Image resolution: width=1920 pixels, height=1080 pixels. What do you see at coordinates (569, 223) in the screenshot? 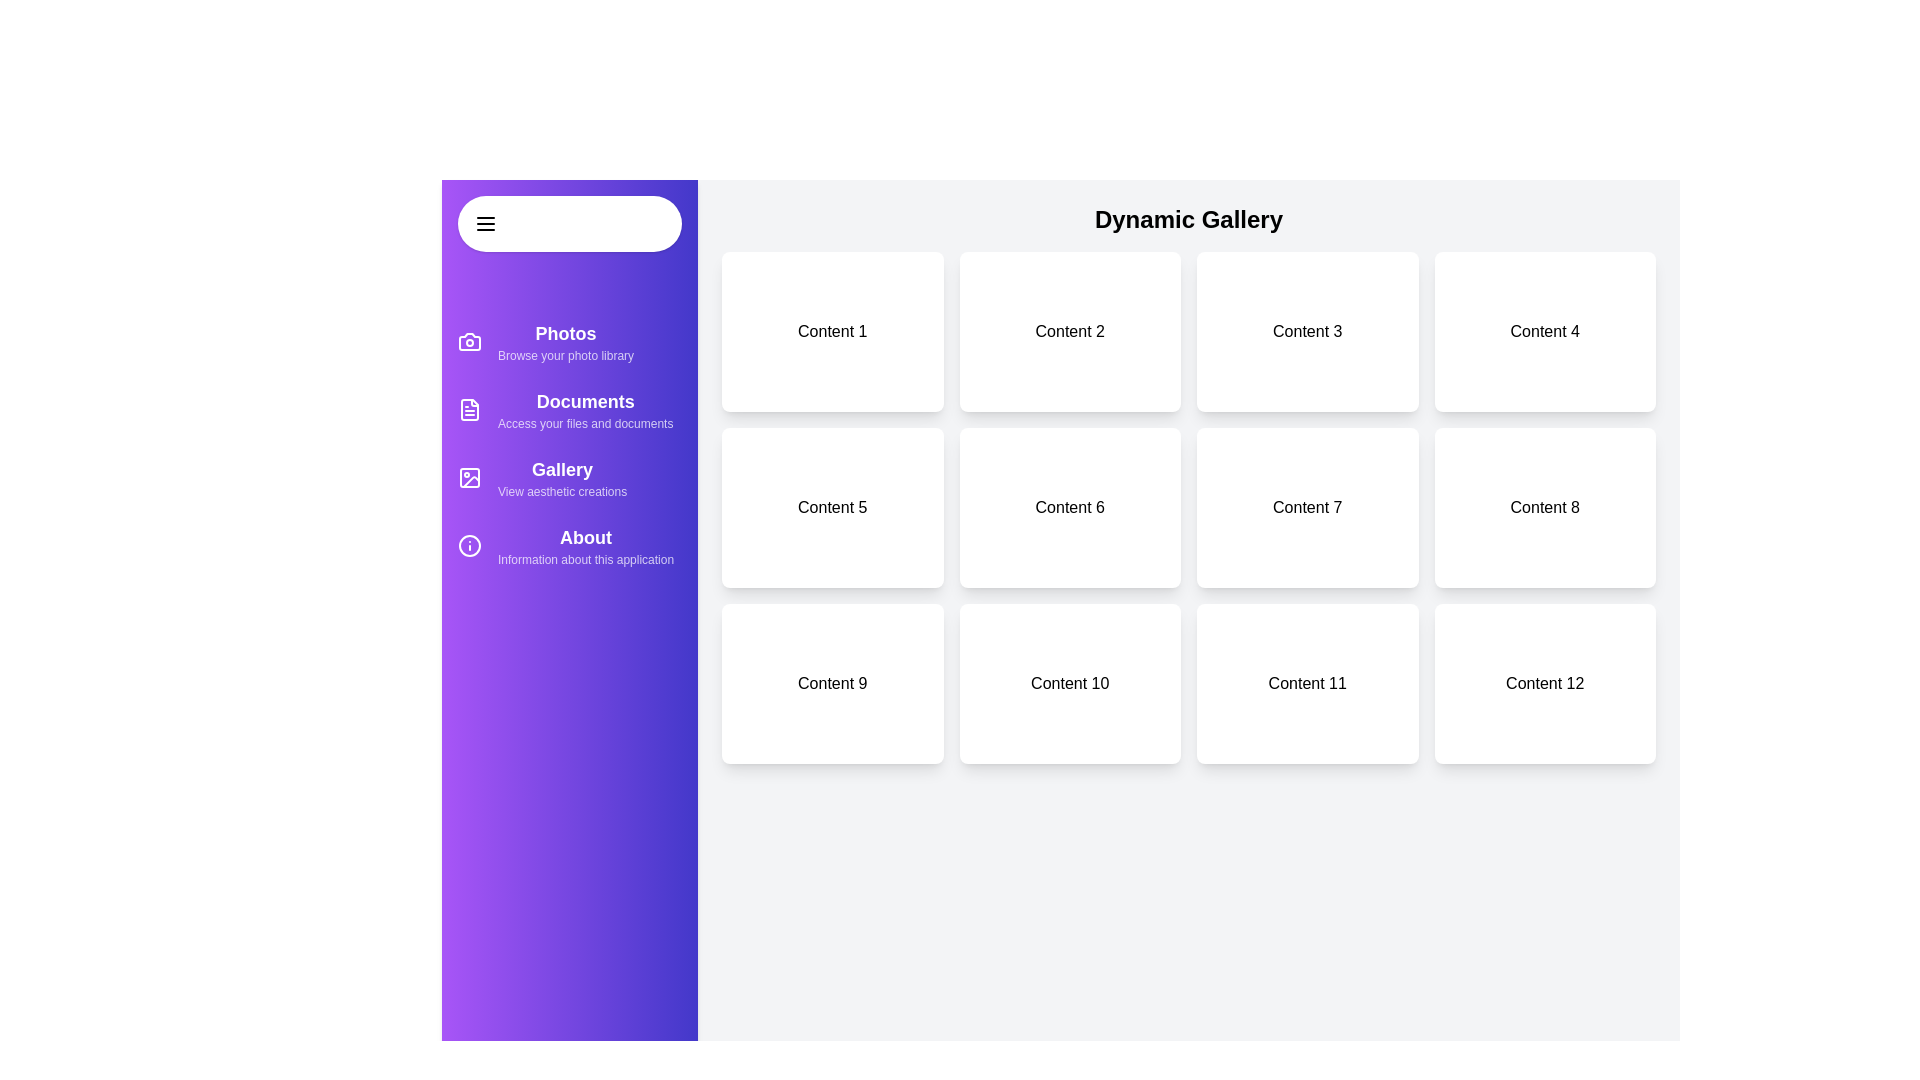
I see `button at the top left corner to toggle the drawer` at bounding box center [569, 223].